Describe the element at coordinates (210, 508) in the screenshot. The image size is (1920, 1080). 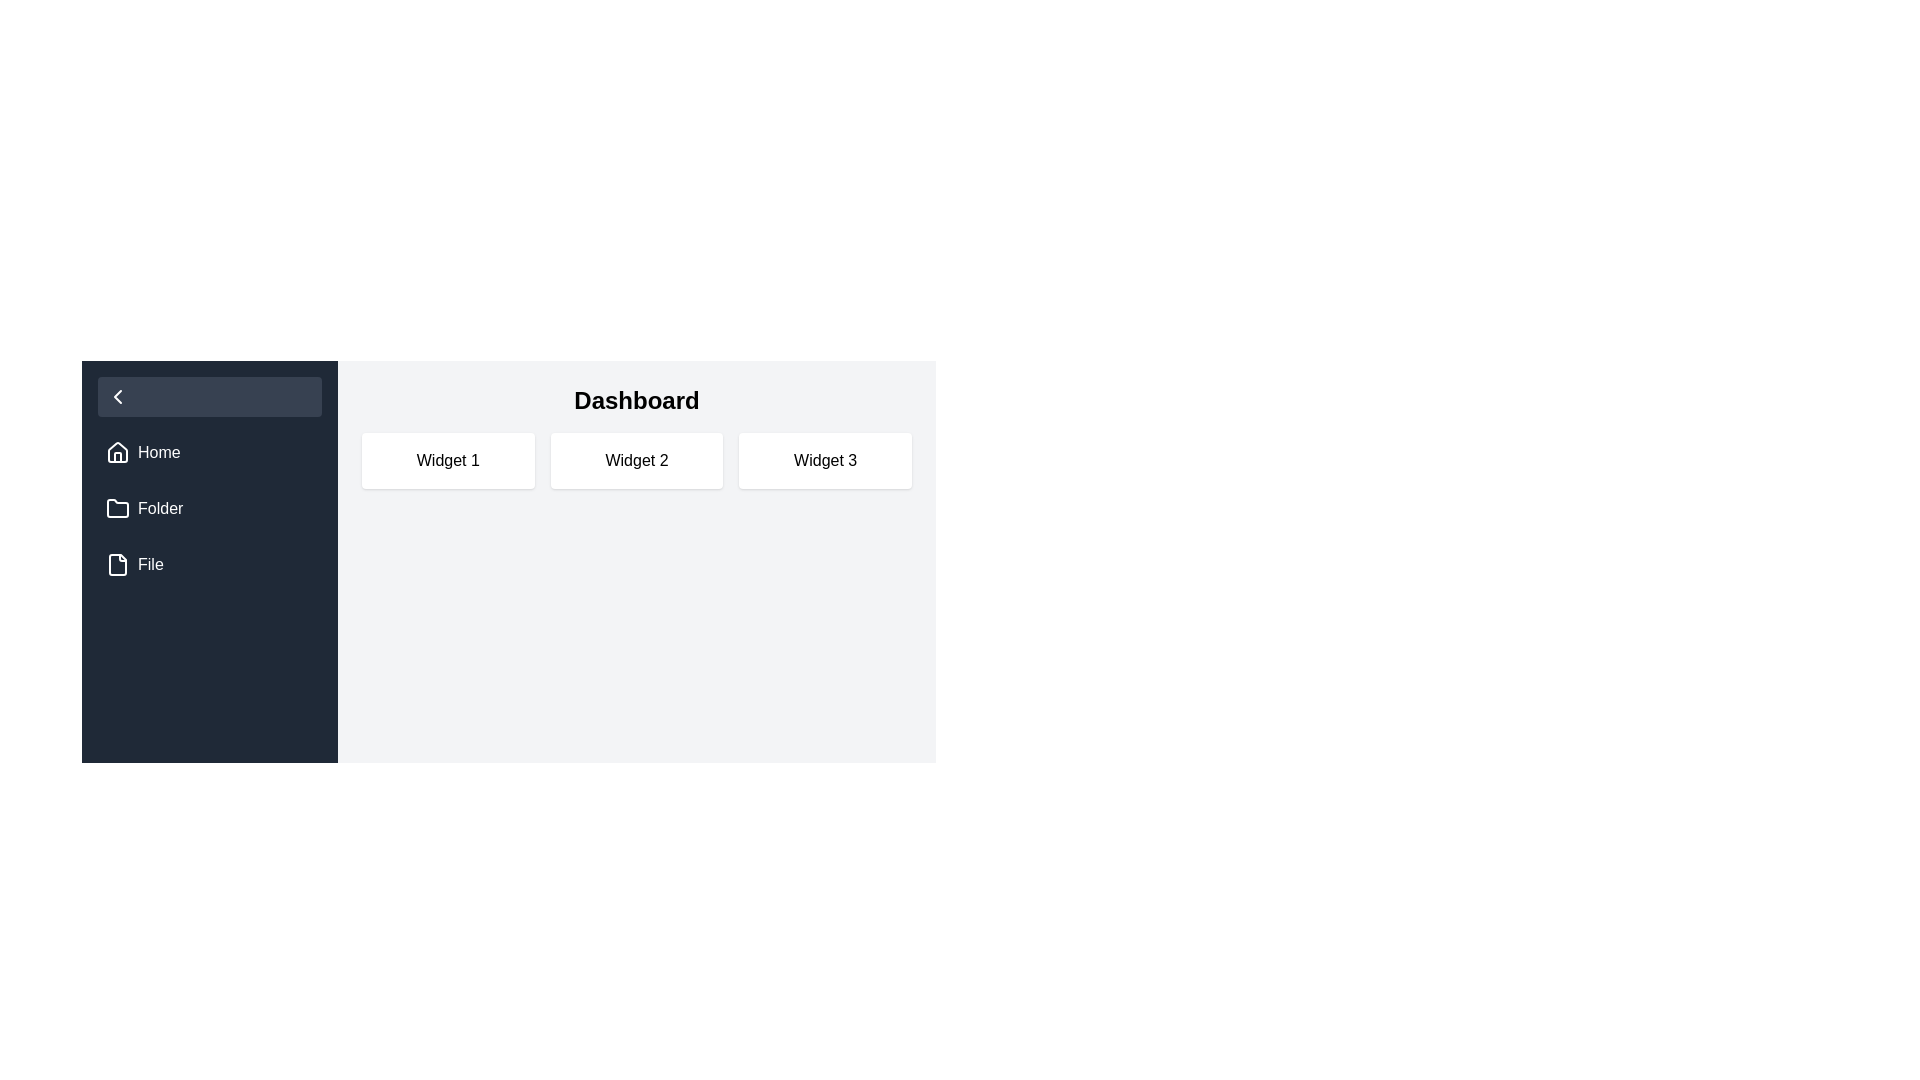
I see `the navigational button located below the 'Home' option and above the 'File' option in the vertical list menu` at that location.